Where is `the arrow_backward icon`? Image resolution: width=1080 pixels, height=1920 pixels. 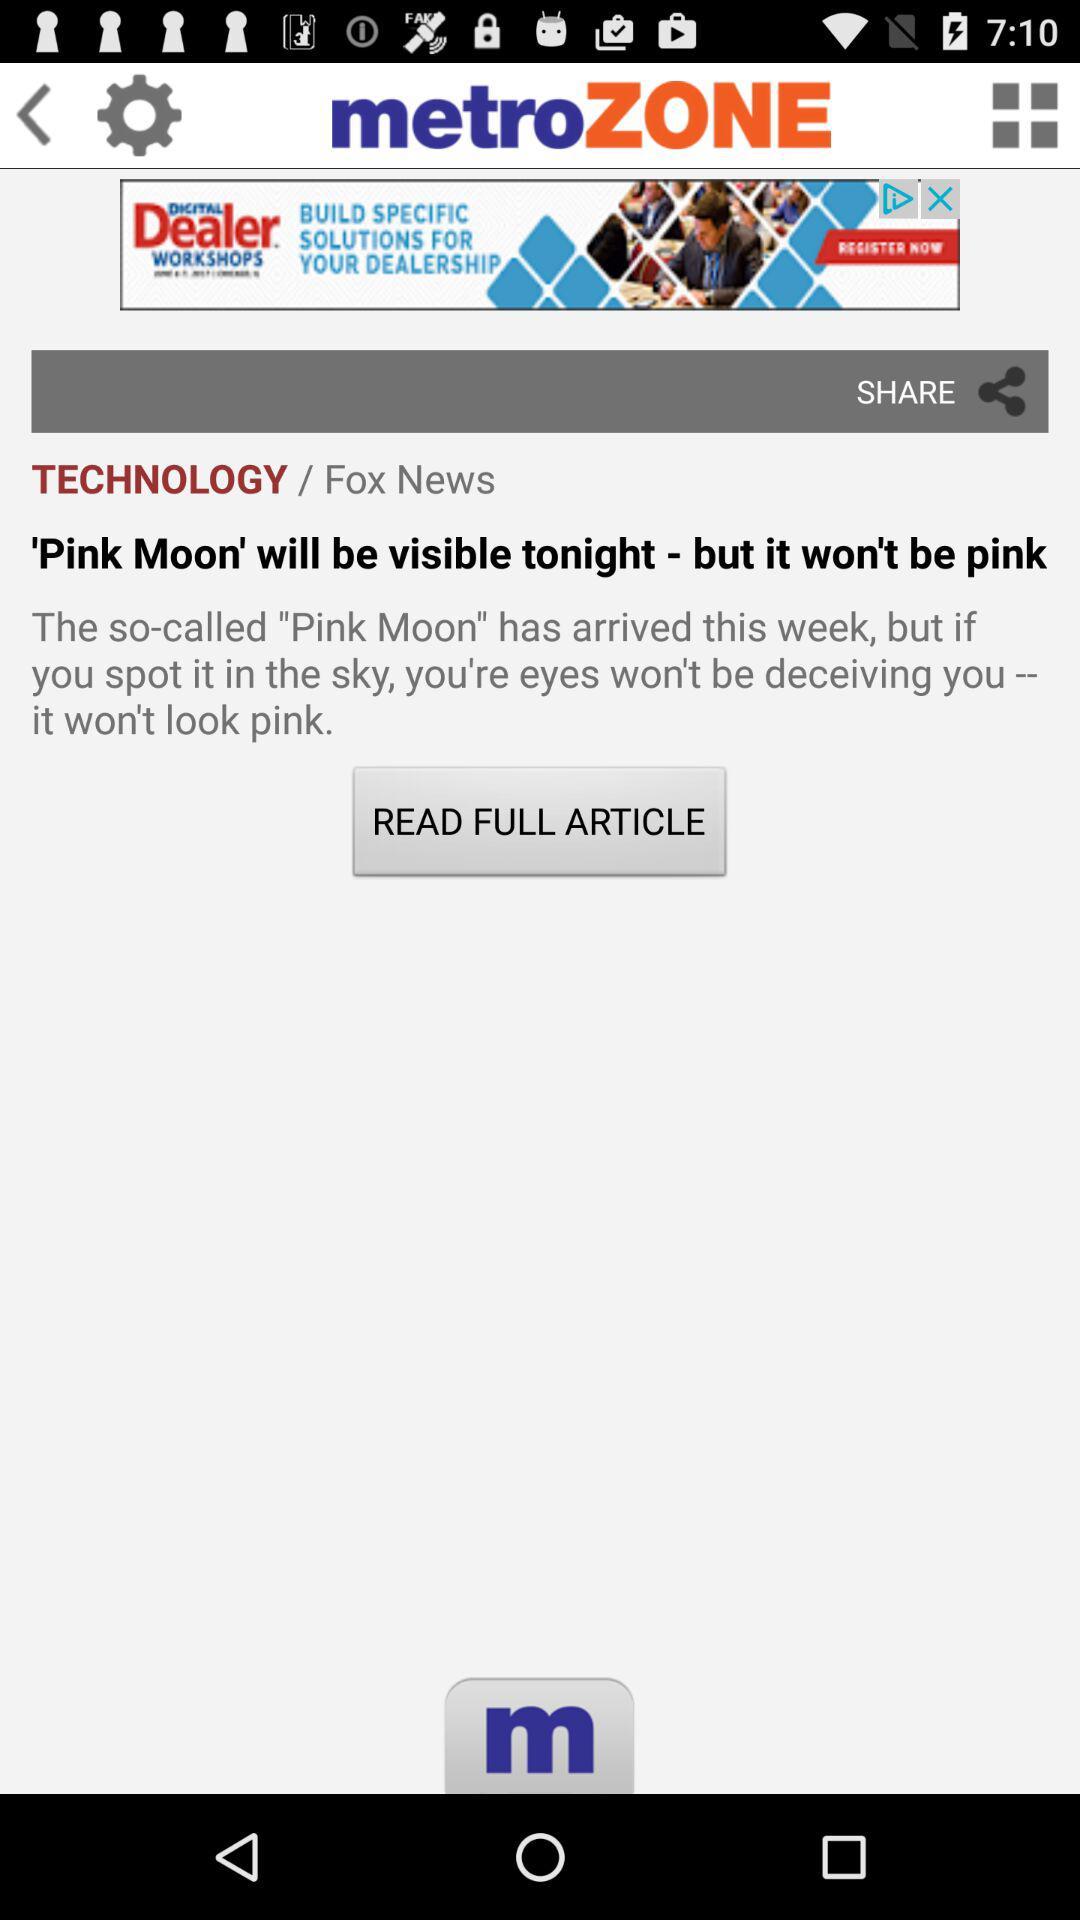
the arrow_backward icon is located at coordinates (54, 122).